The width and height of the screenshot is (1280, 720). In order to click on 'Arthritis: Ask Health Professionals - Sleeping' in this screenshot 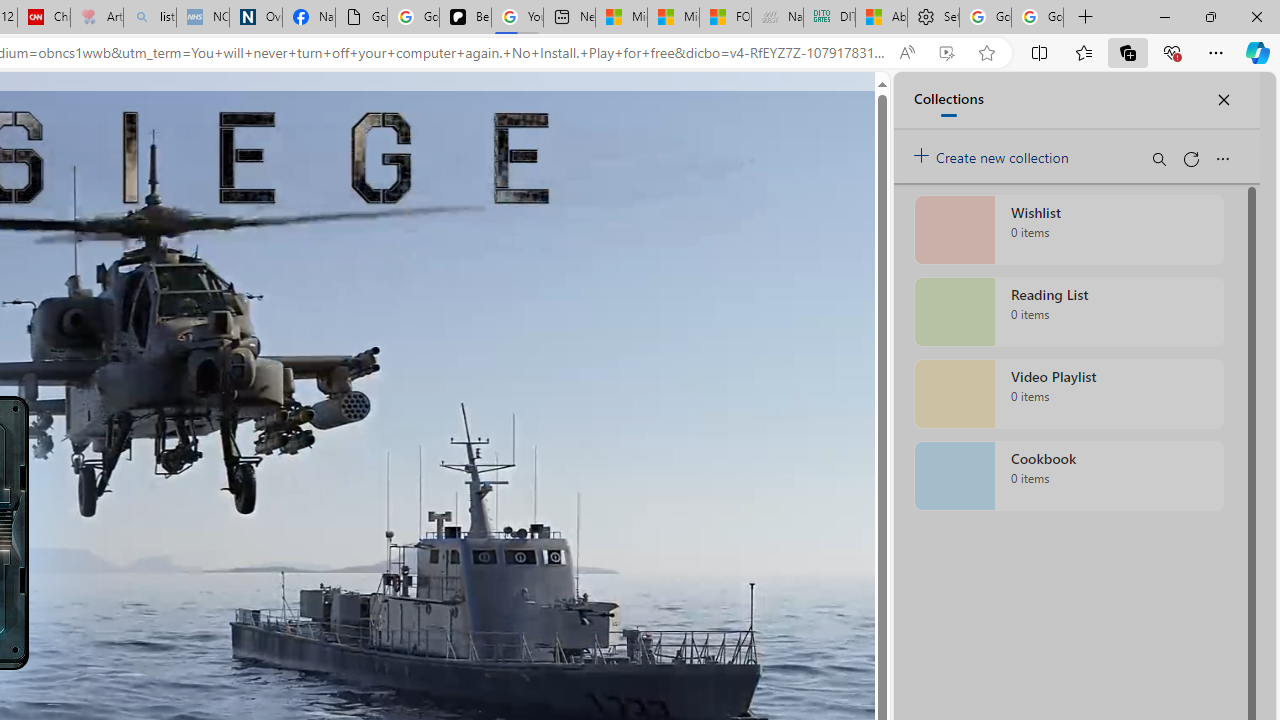, I will do `click(95, 17)`.